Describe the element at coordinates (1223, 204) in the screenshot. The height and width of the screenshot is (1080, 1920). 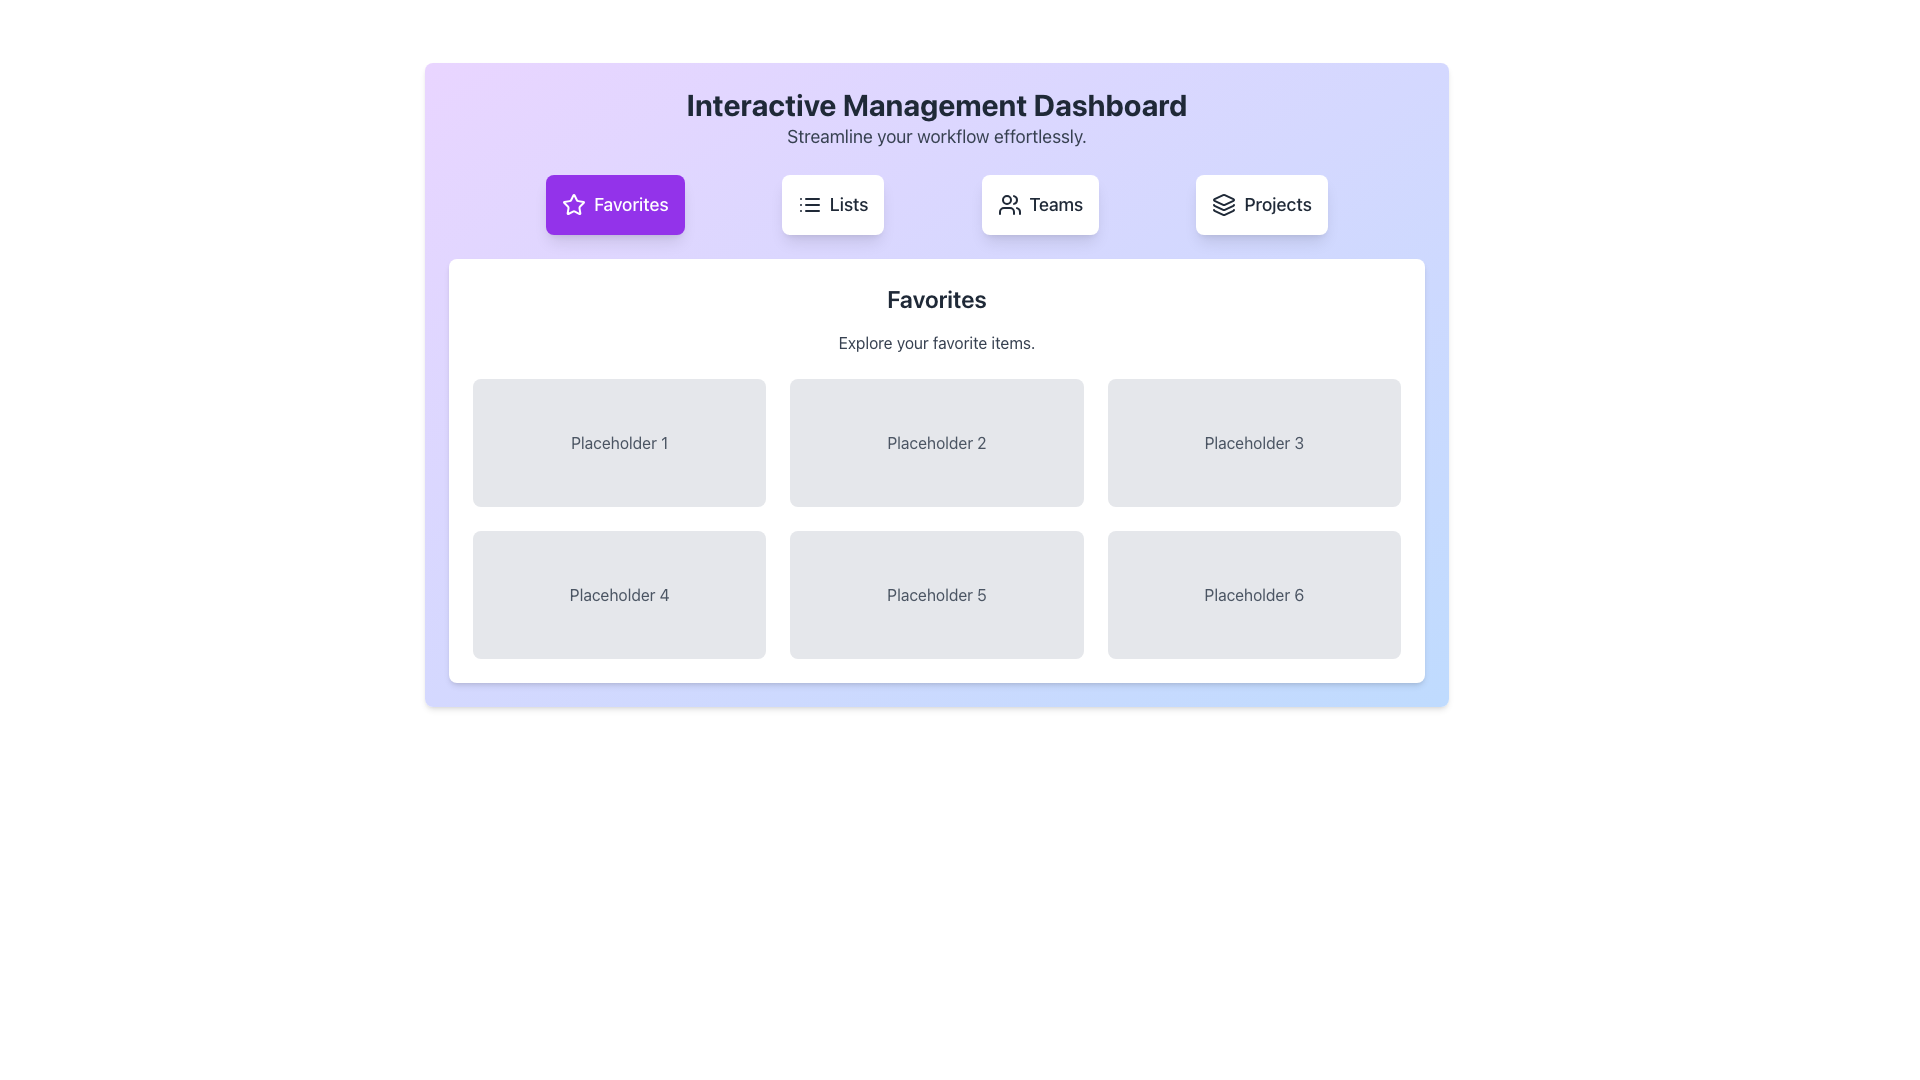
I see `the layered icon located to the left of the 'Projects' text in the header section of the interface` at that location.